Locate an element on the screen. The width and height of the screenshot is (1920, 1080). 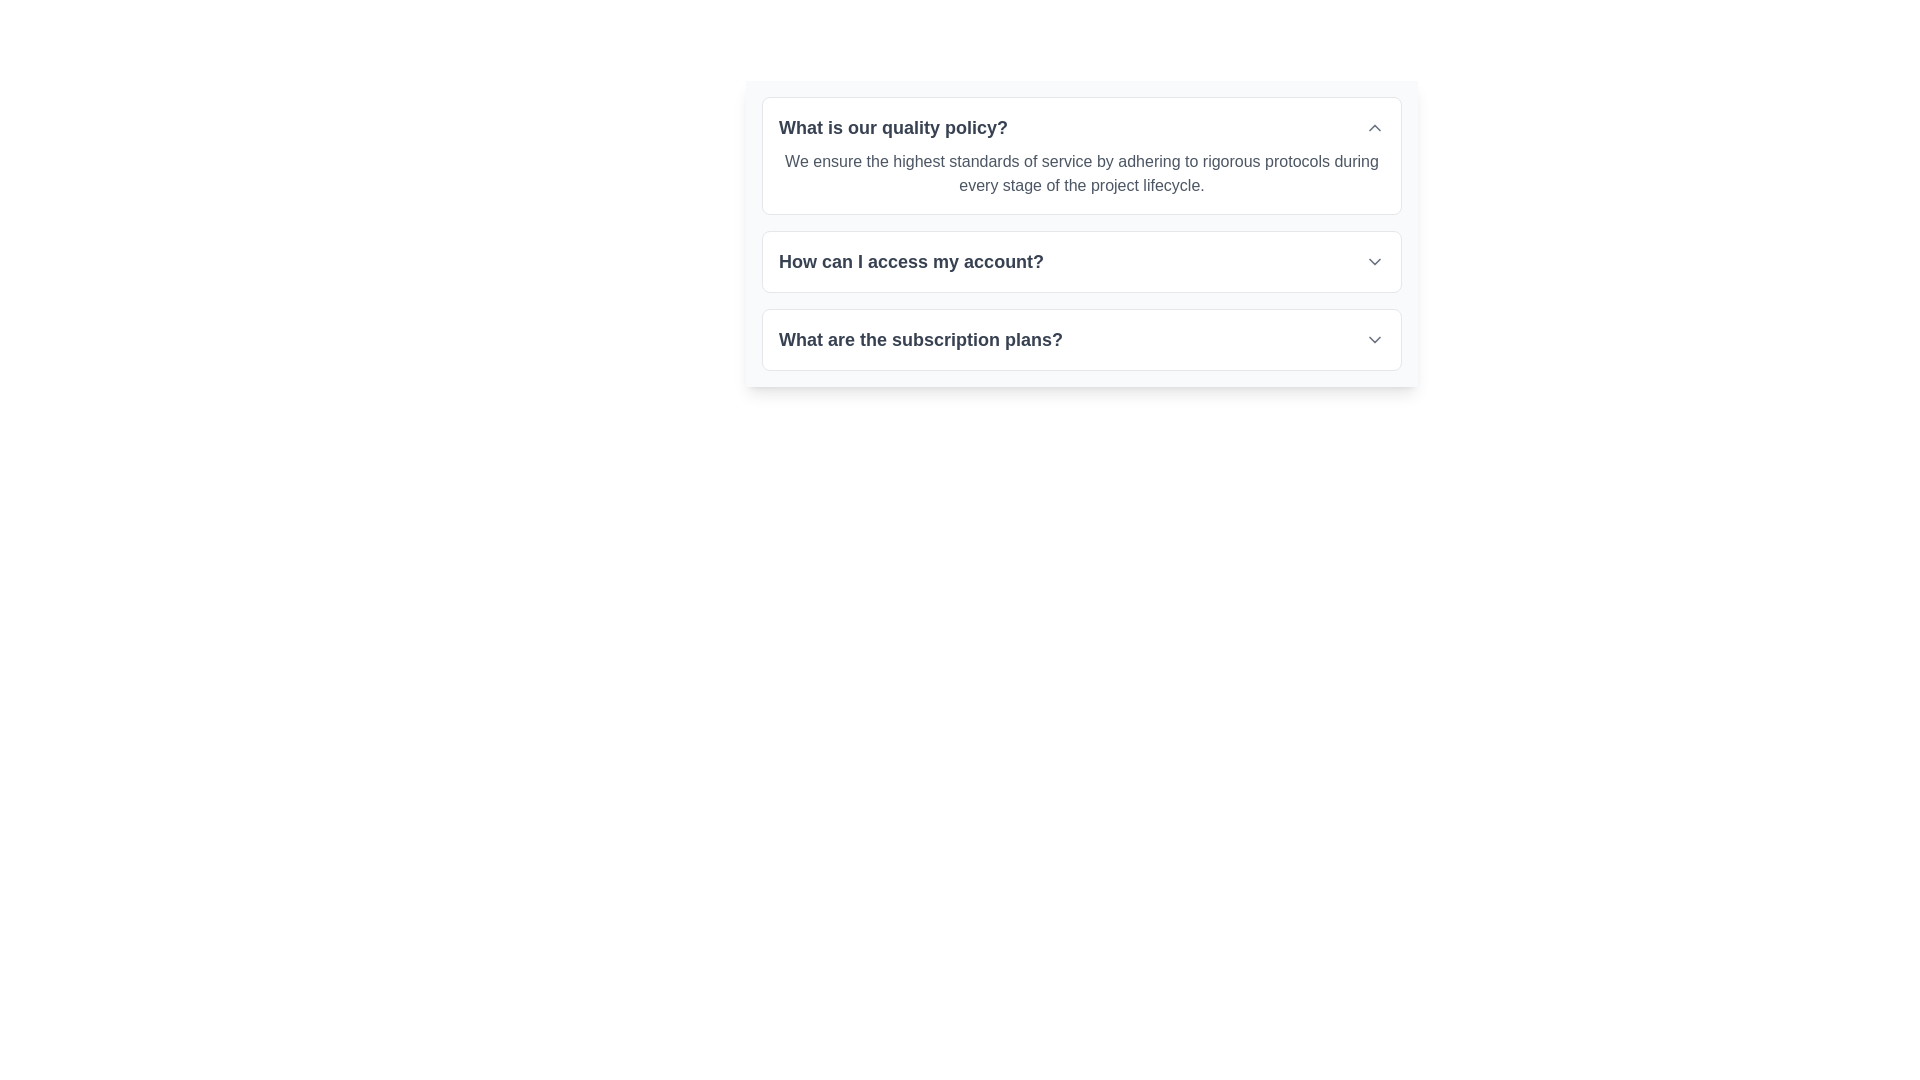
the informational text block titled 'What is our quality policy?' is located at coordinates (1080, 154).